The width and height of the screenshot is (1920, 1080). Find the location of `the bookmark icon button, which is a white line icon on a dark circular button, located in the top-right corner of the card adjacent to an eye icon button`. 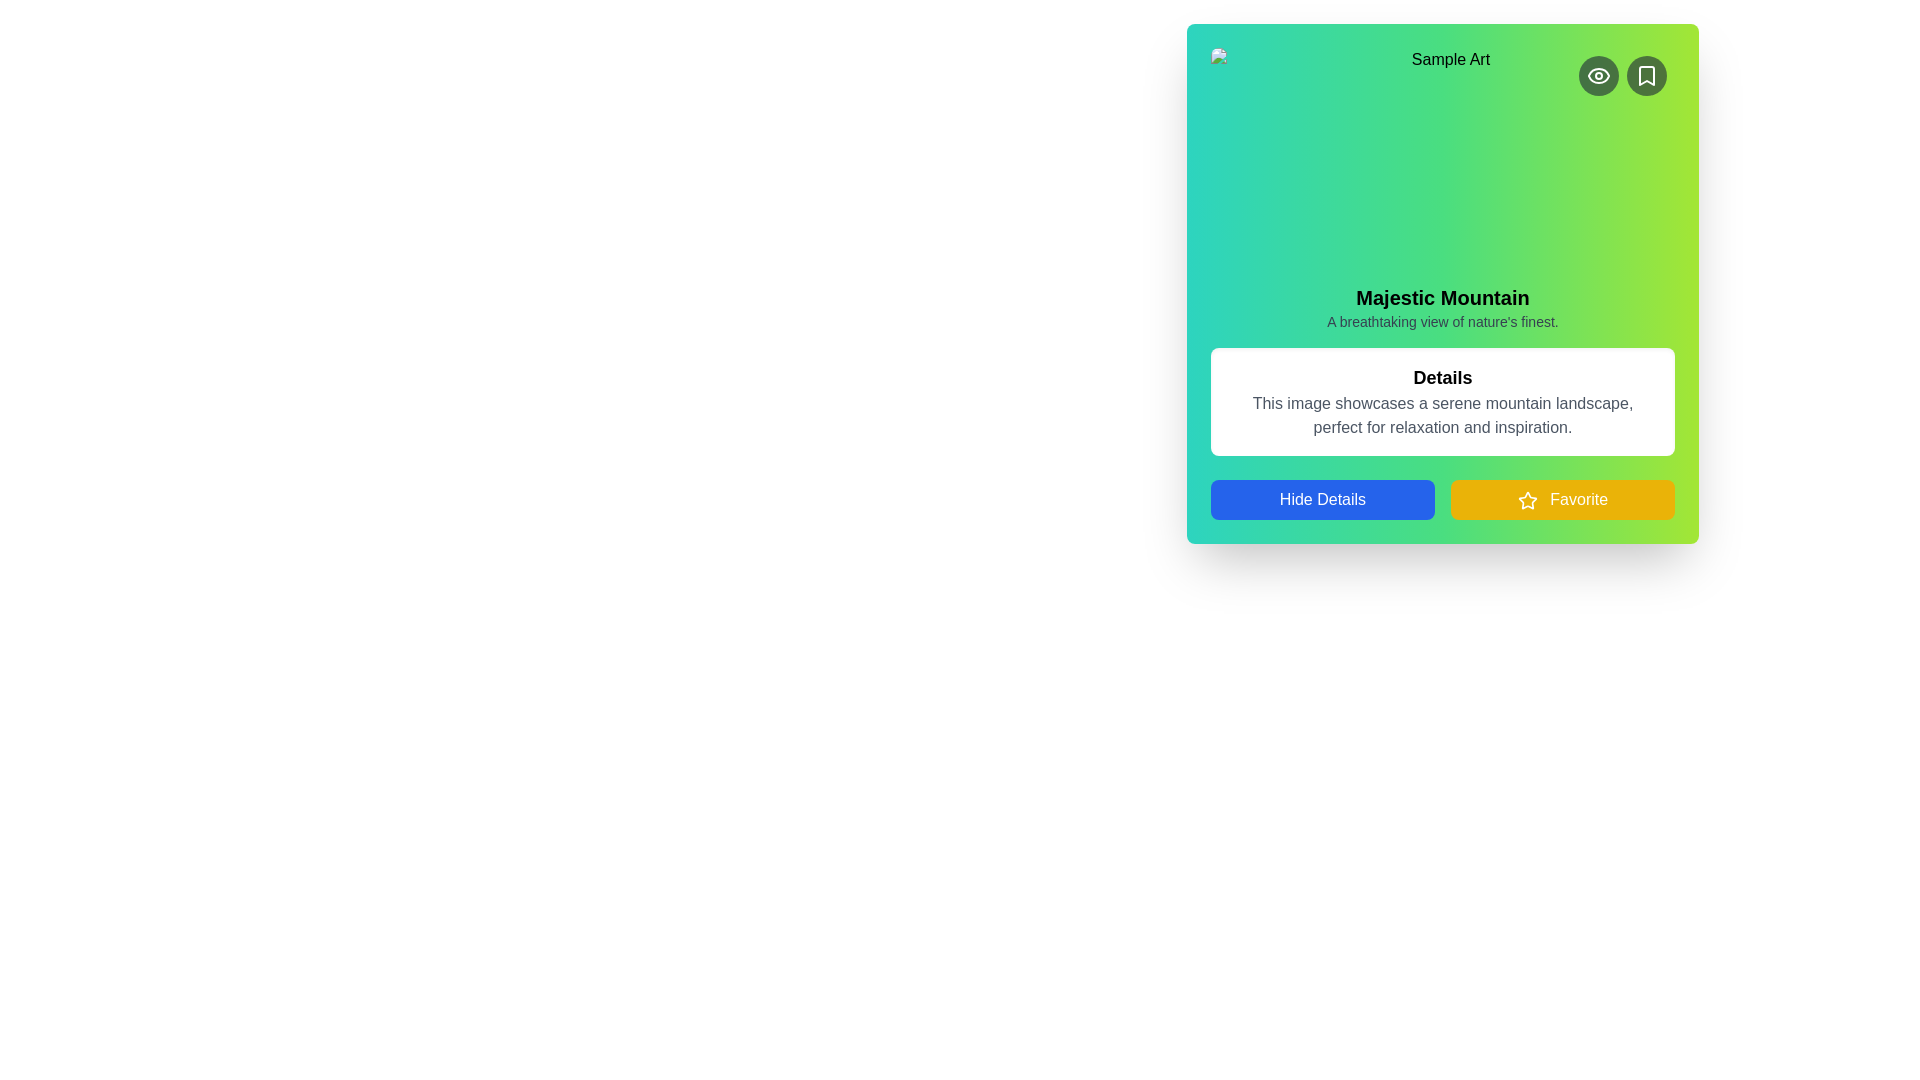

the bookmark icon button, which is a white line icon on a dark circular button, located in the top-right corner of the card adjacent to an eye icon button is located at coordinates (1646, 75).